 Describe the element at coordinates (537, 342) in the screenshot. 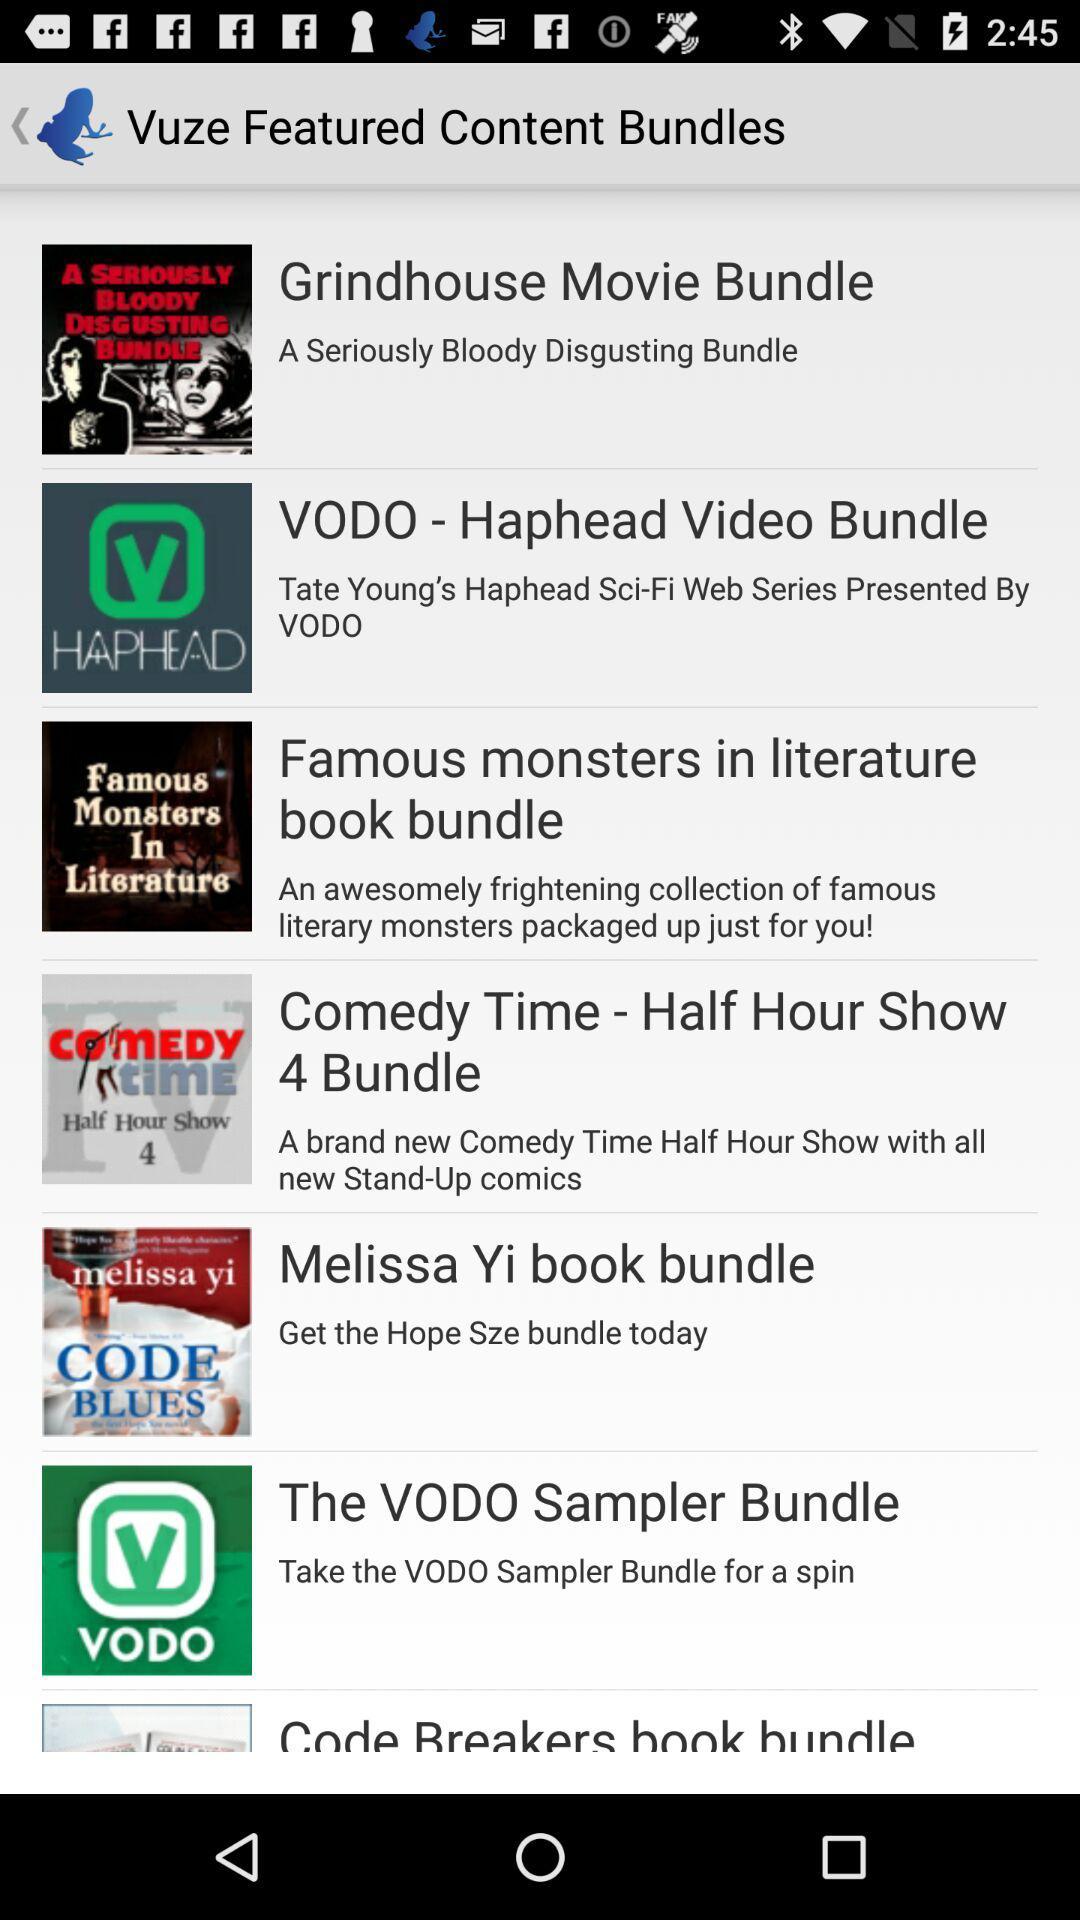

I see `the icon above the vodo haphead video icon` at that location.